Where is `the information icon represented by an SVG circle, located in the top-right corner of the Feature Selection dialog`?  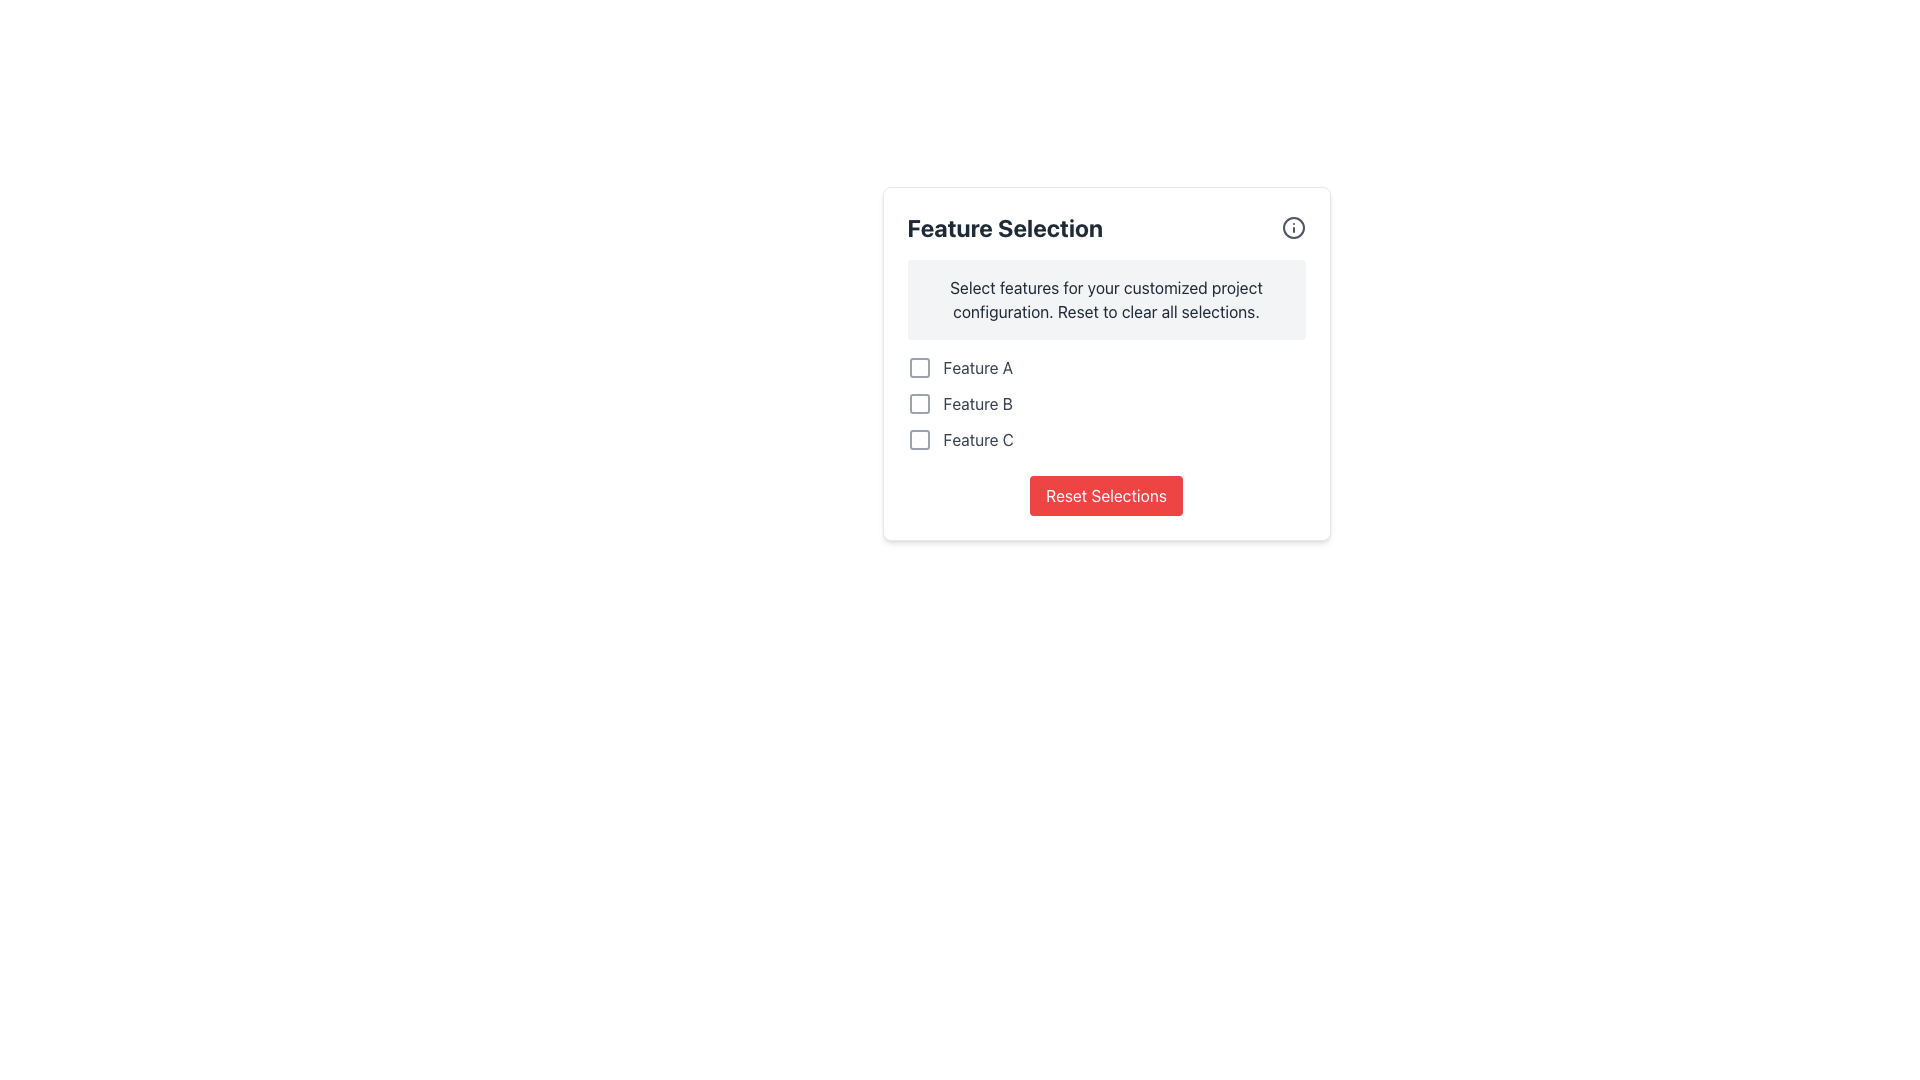
the information icon represented by an SVG circle, located in the top-right corner of the Feature Selection dialog is located at coordinates (1293, 226).